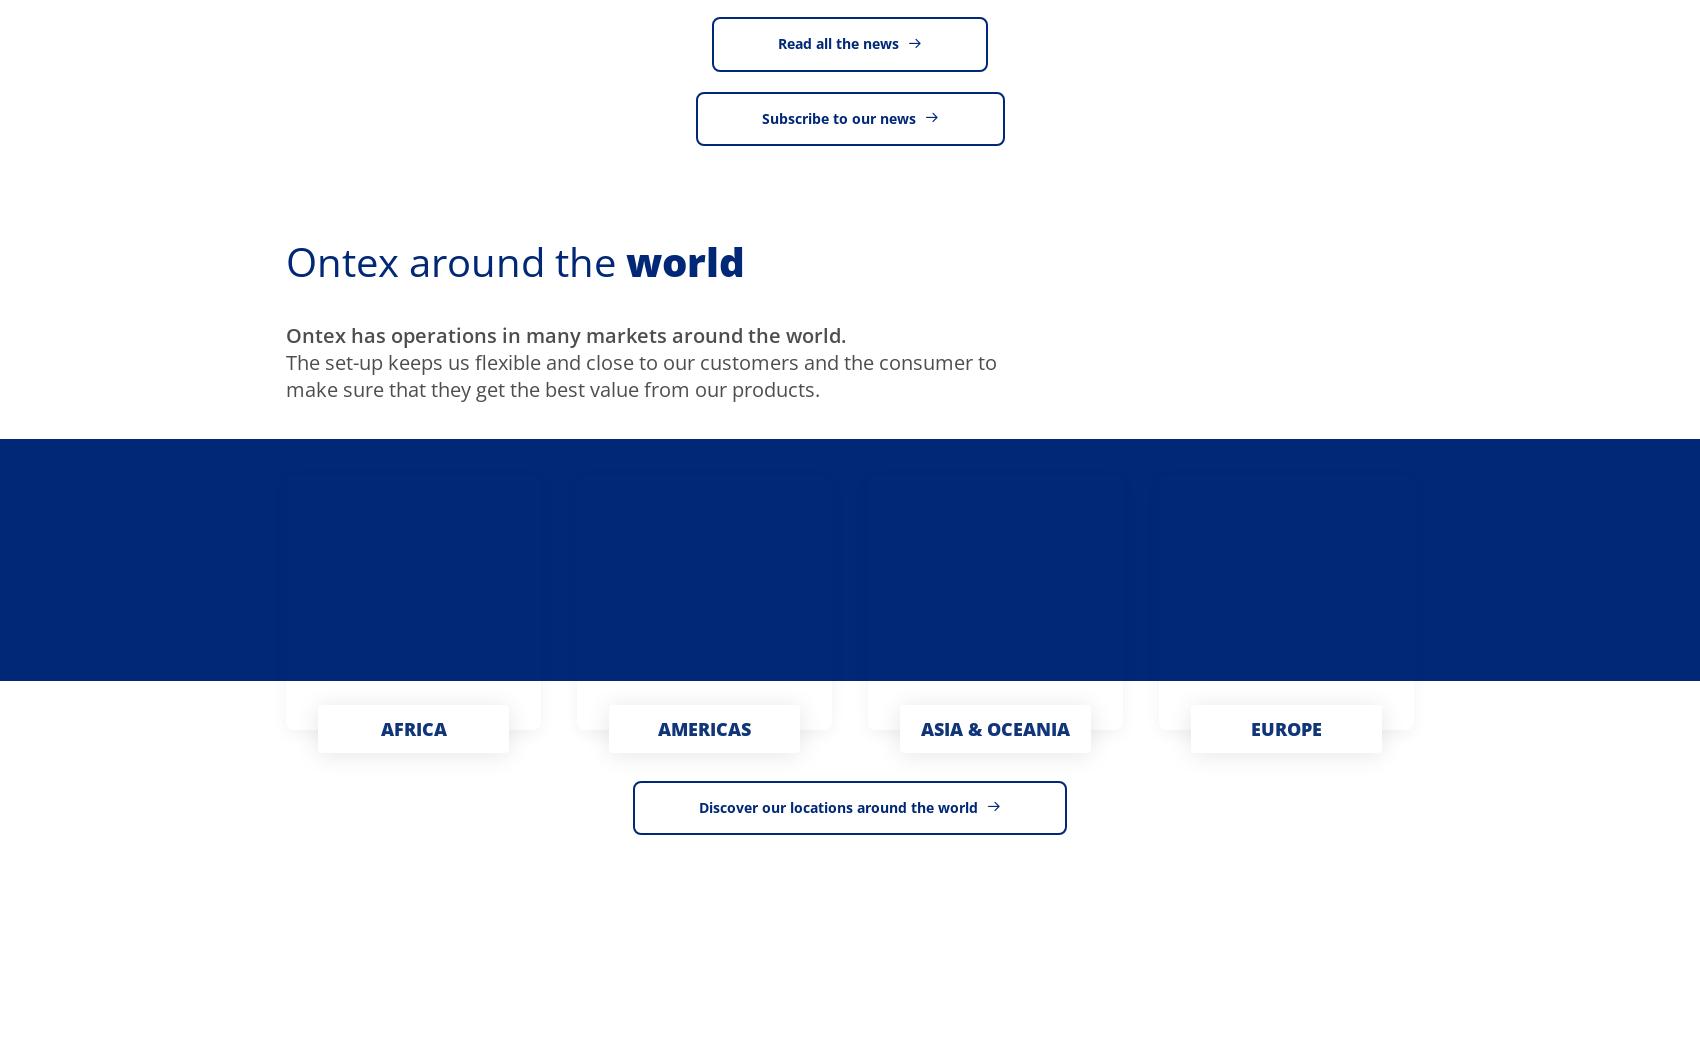 This screenshot has height=1053, width=1700. I want to click on 'AMERICAS', so click(704, 727).